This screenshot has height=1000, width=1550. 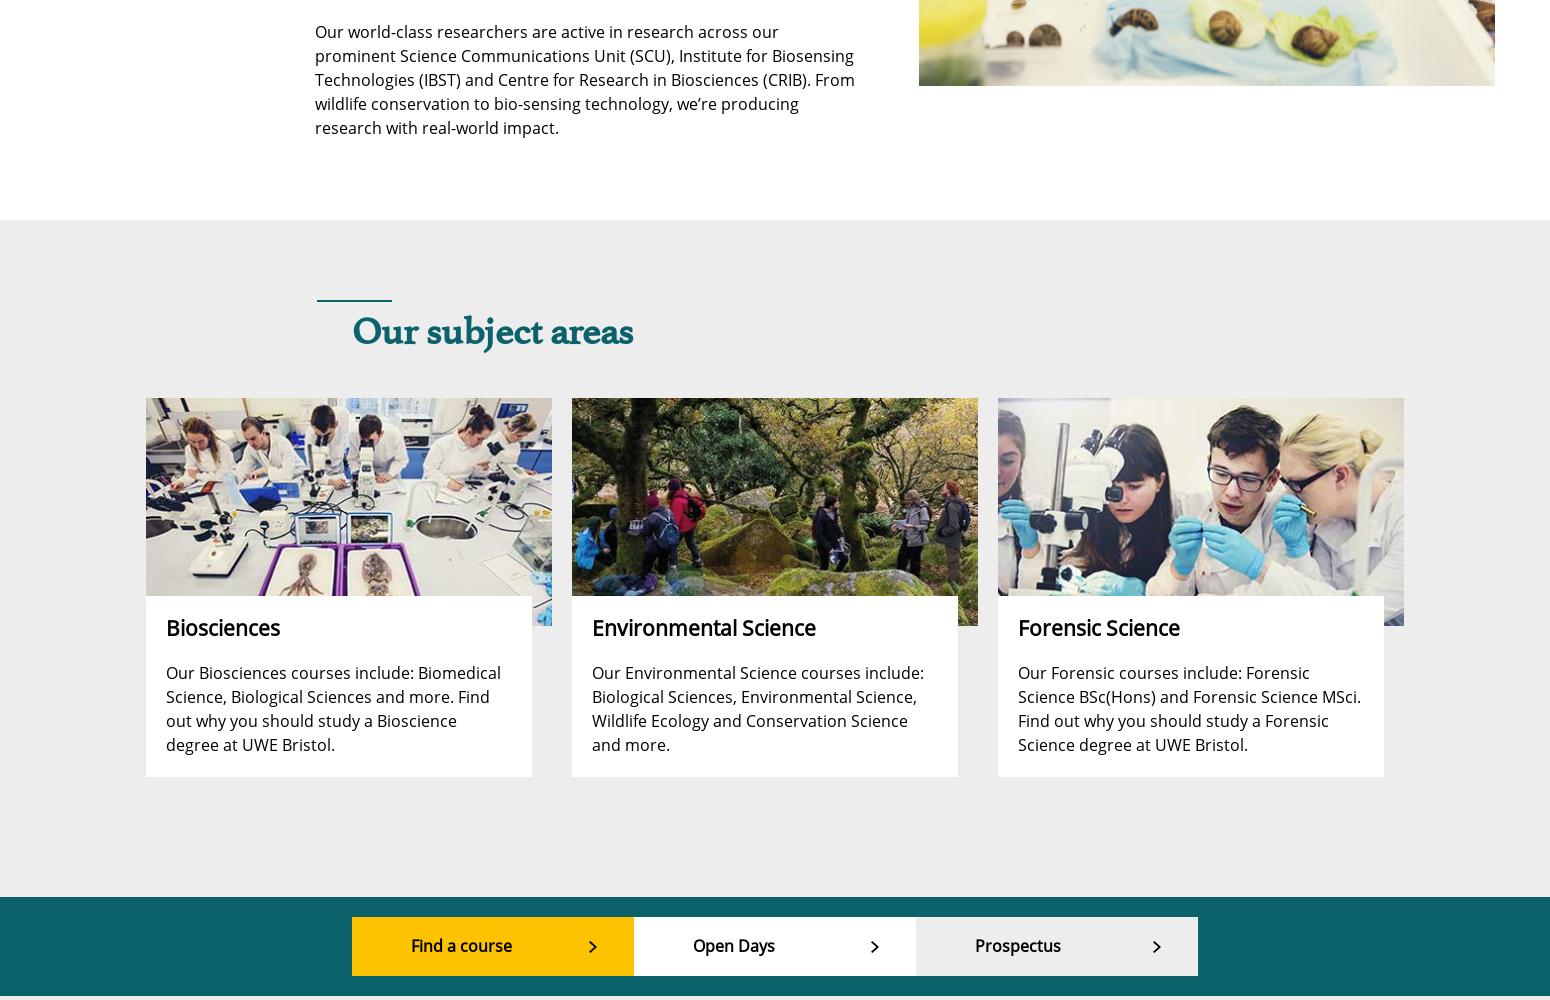 What do you see at coordinates (757, 707) in the screenshot?
I see `'Our Environmental Science courses include: Biological Sciences, Environmental Science, Wildlife Ecology and Conservation Science and more.'` at bounding box center [757, 707].